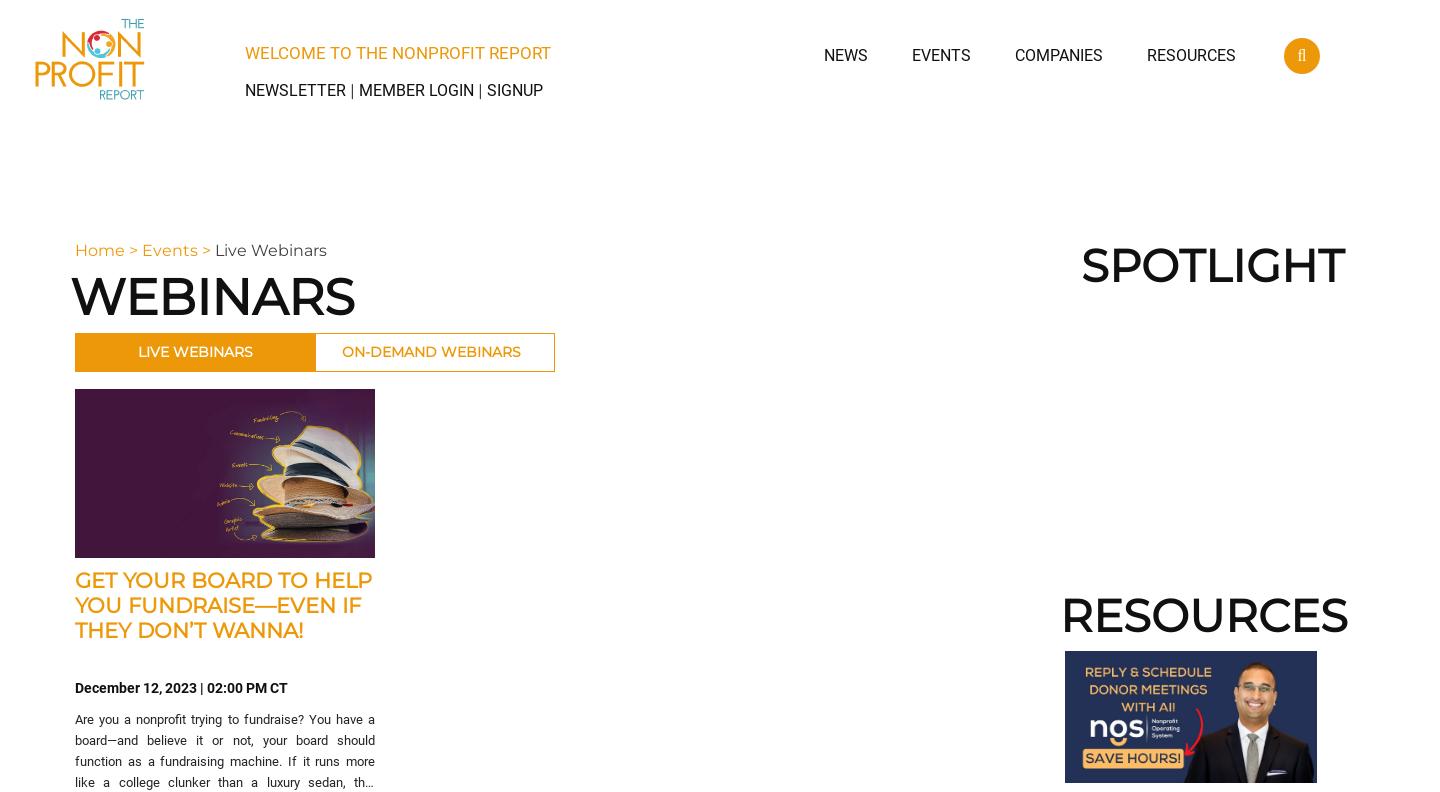 The height and width of the screenshot is (792, 1440). I want to click on 'Resources', so click(1190, 55).